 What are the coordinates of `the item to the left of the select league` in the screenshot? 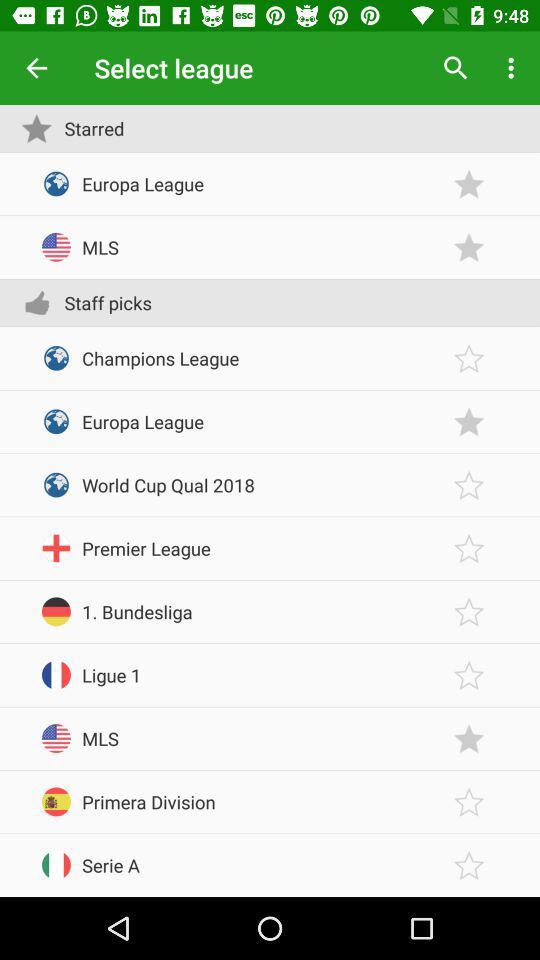 It's located at (36, 68).